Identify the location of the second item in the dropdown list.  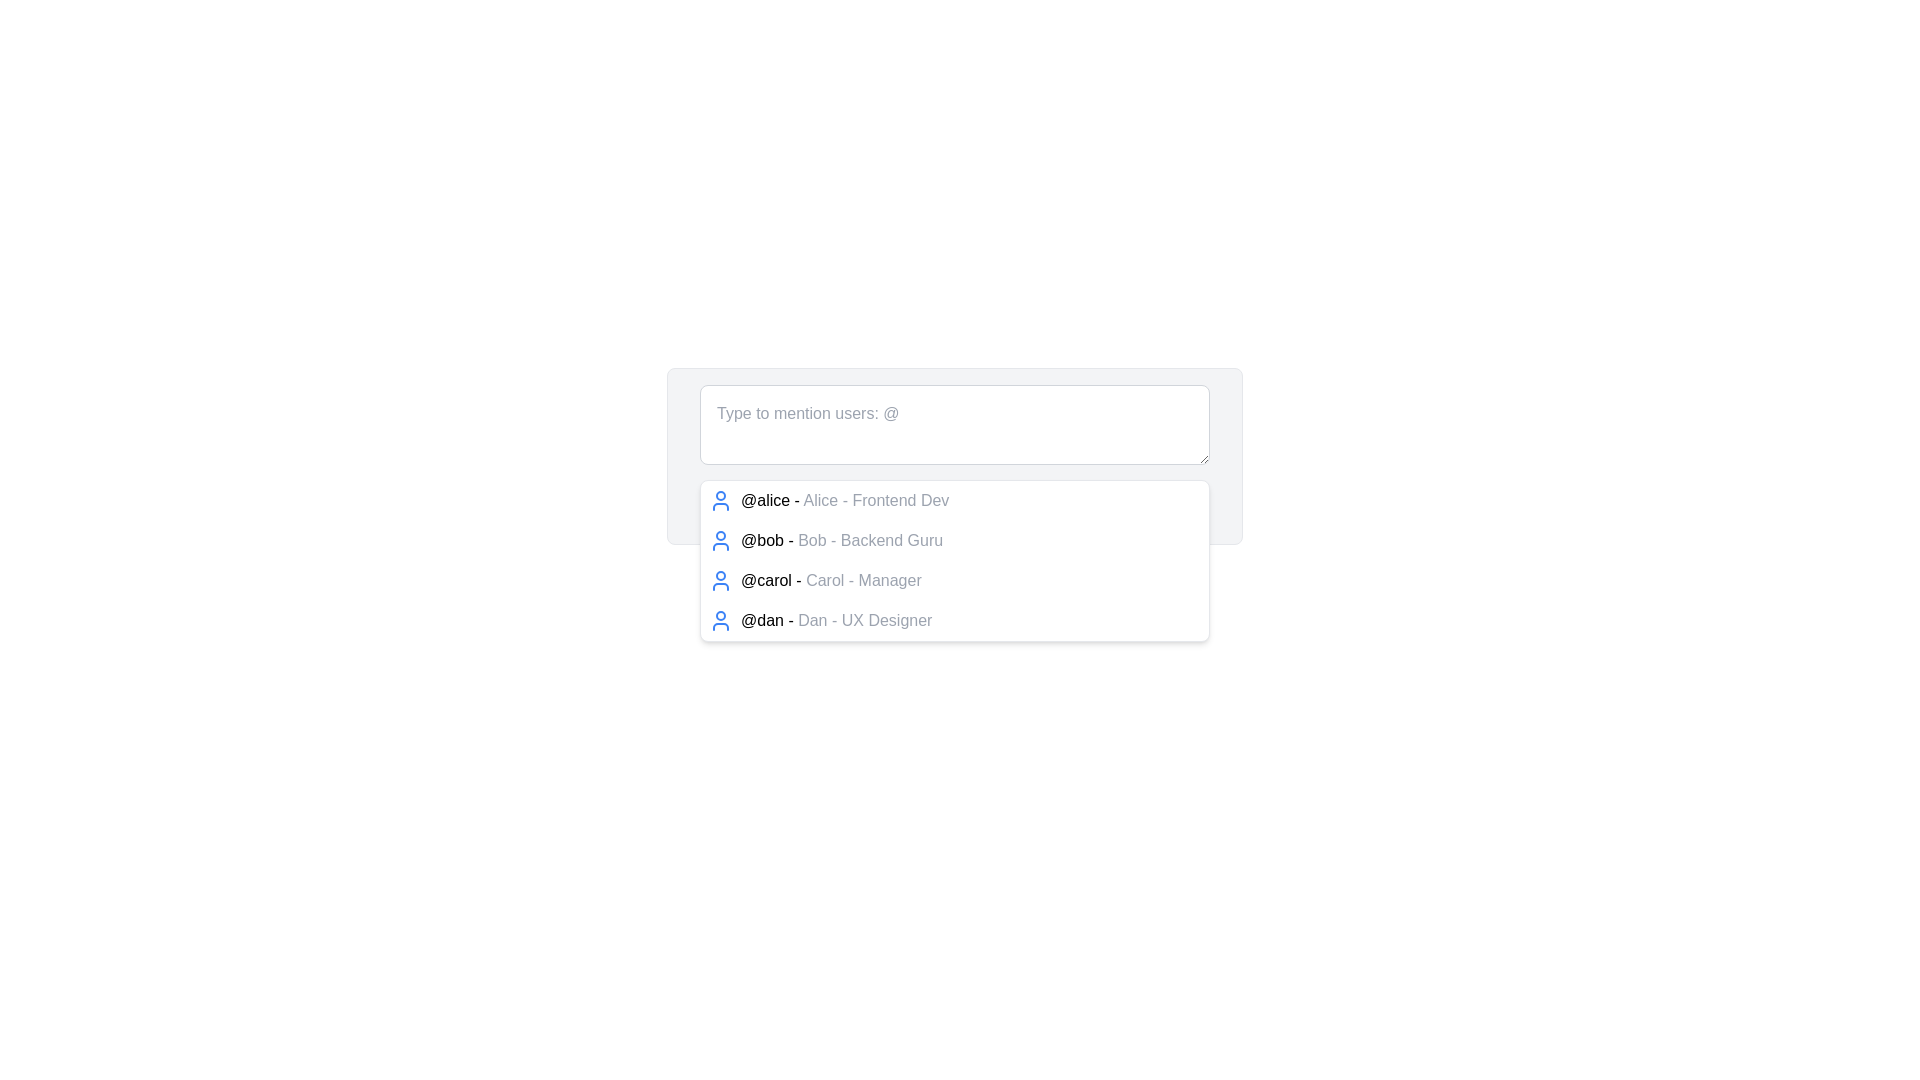
(954, 540).